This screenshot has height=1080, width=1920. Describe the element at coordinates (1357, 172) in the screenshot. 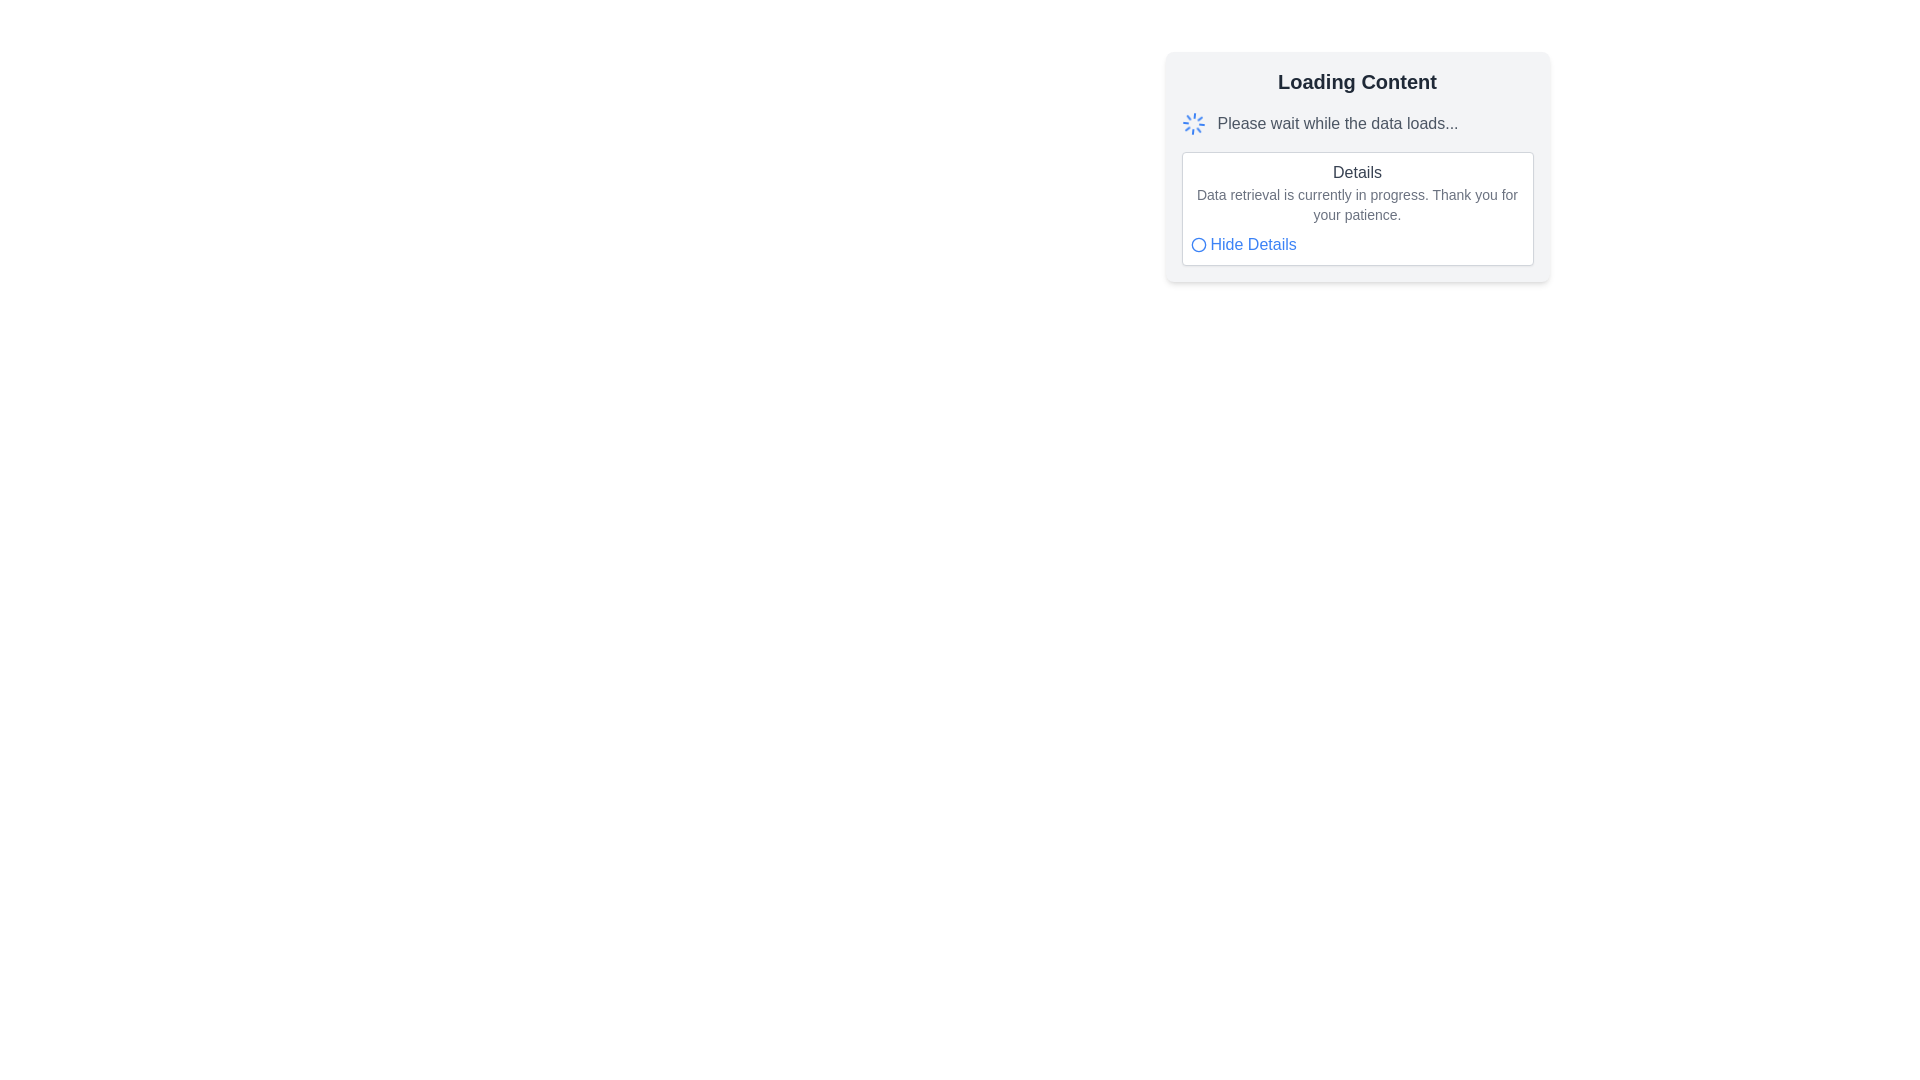

I see `the text element displaying 'Details' in gray, which is located at the top of a rounded box above the data retrieval status paragraph` at that location.